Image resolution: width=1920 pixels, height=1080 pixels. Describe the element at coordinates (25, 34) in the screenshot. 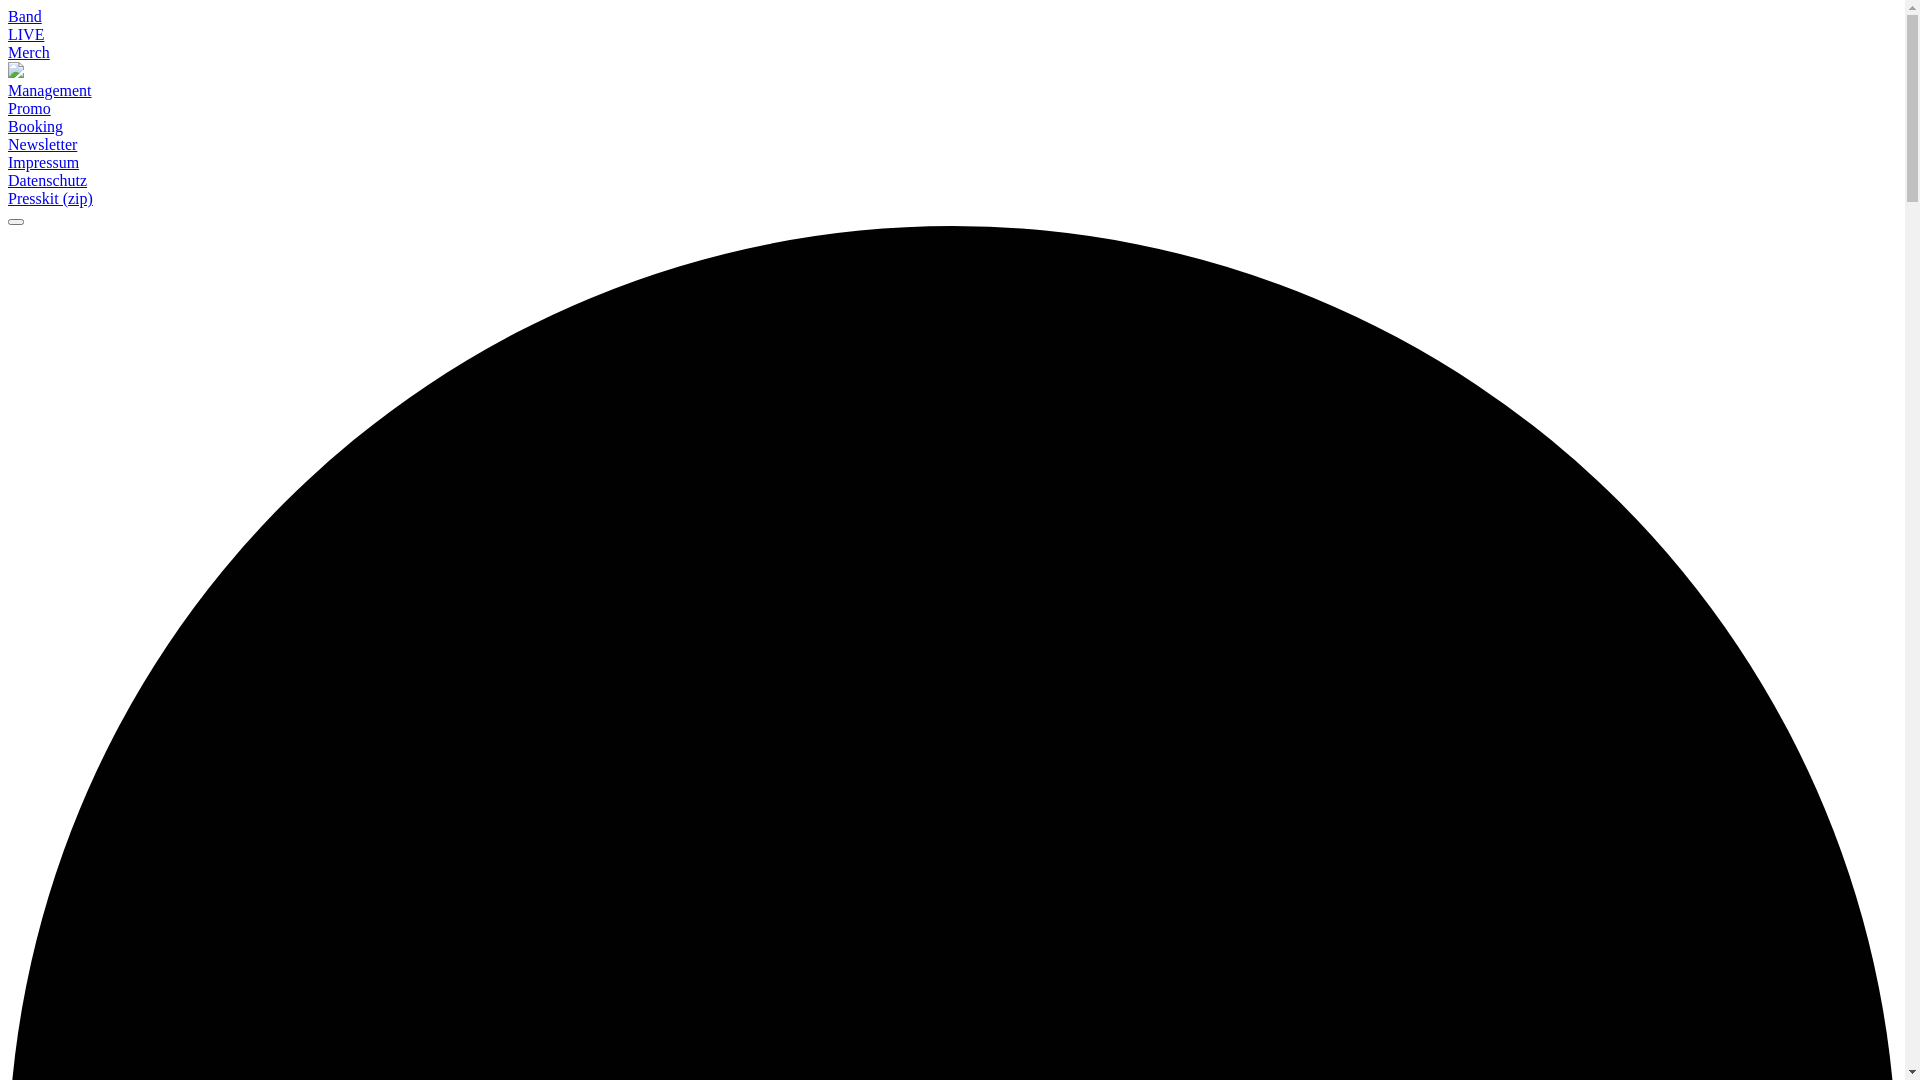

I see `'LIVE'` at that location.